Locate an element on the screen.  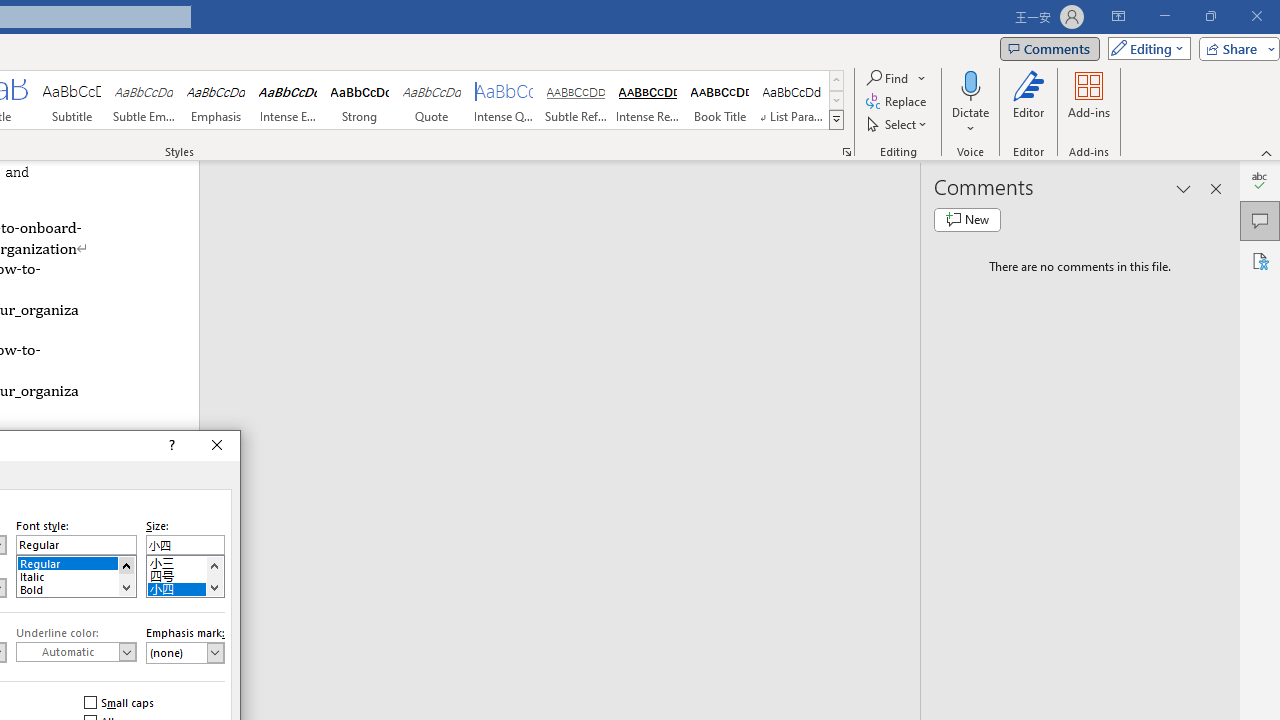
'Small caps' is located at coordinates (119, 702).